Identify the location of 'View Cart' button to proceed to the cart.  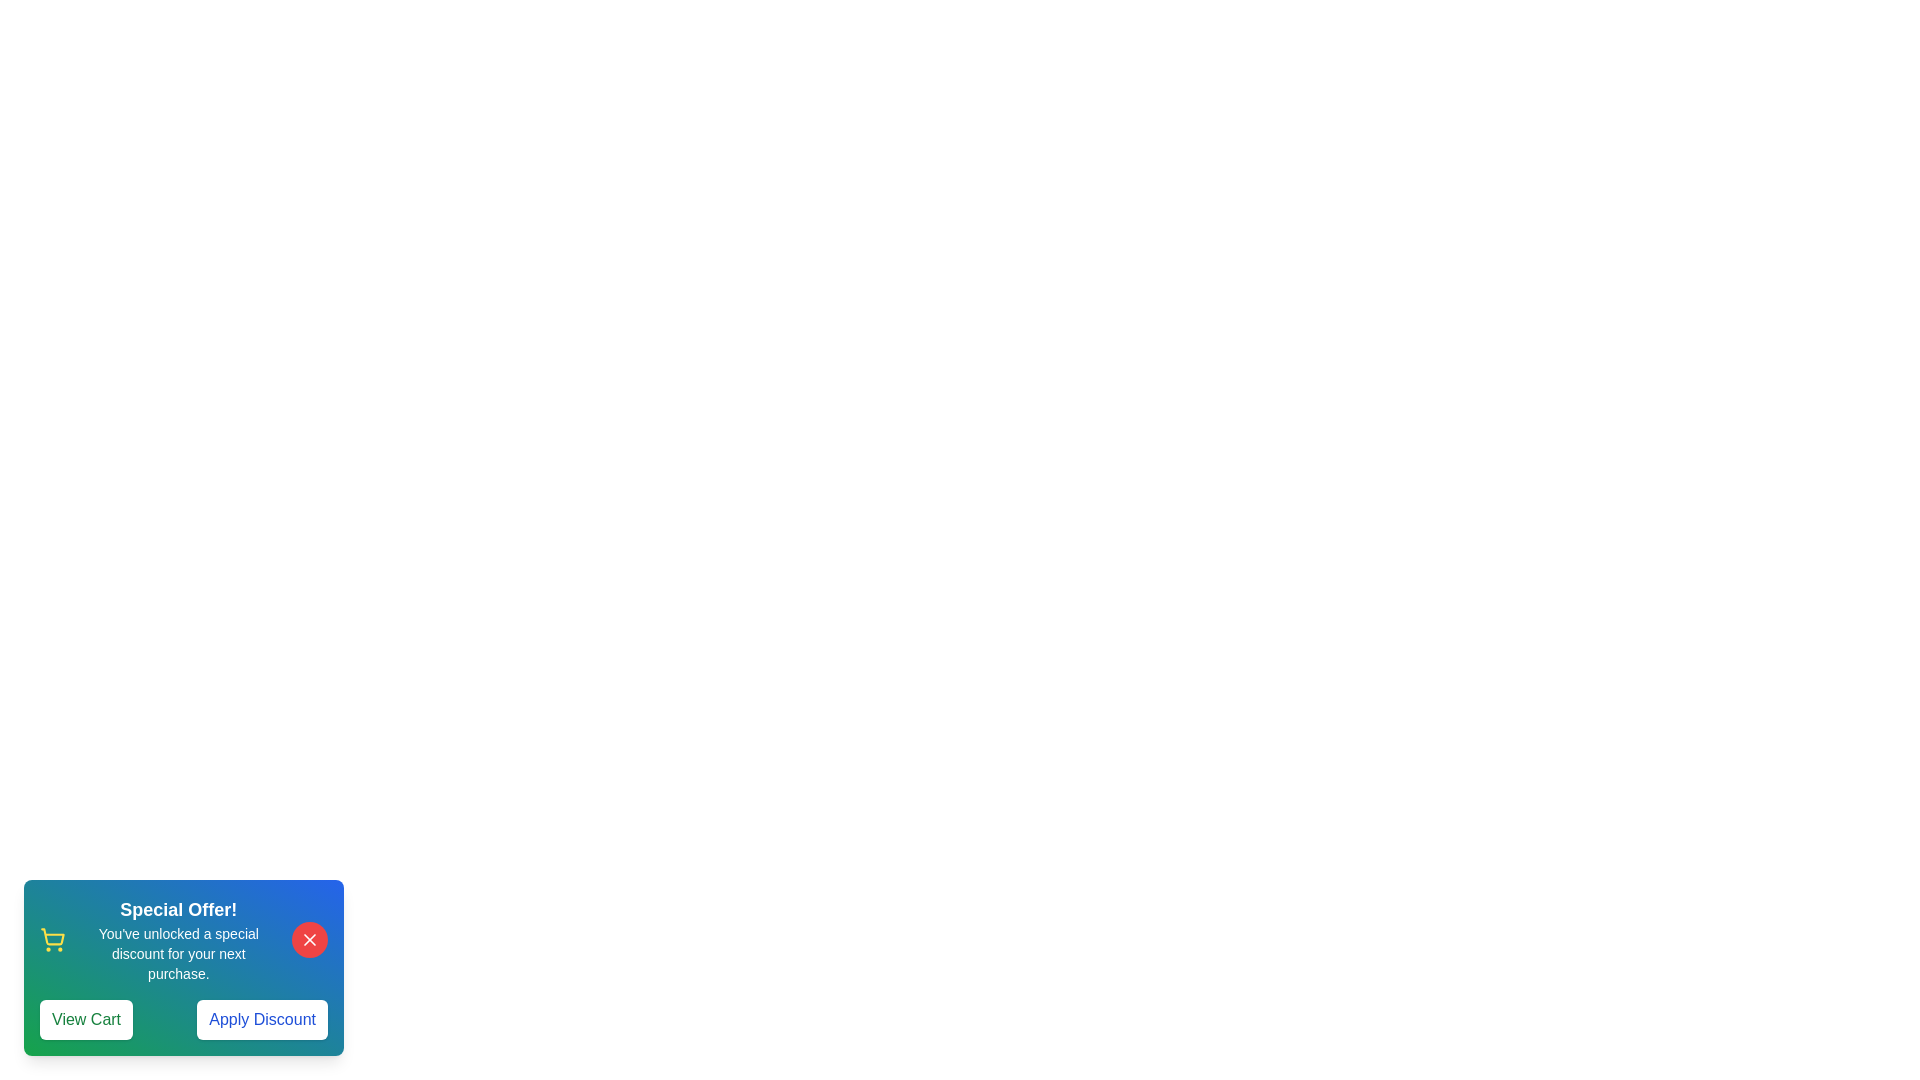
(85, 1019).